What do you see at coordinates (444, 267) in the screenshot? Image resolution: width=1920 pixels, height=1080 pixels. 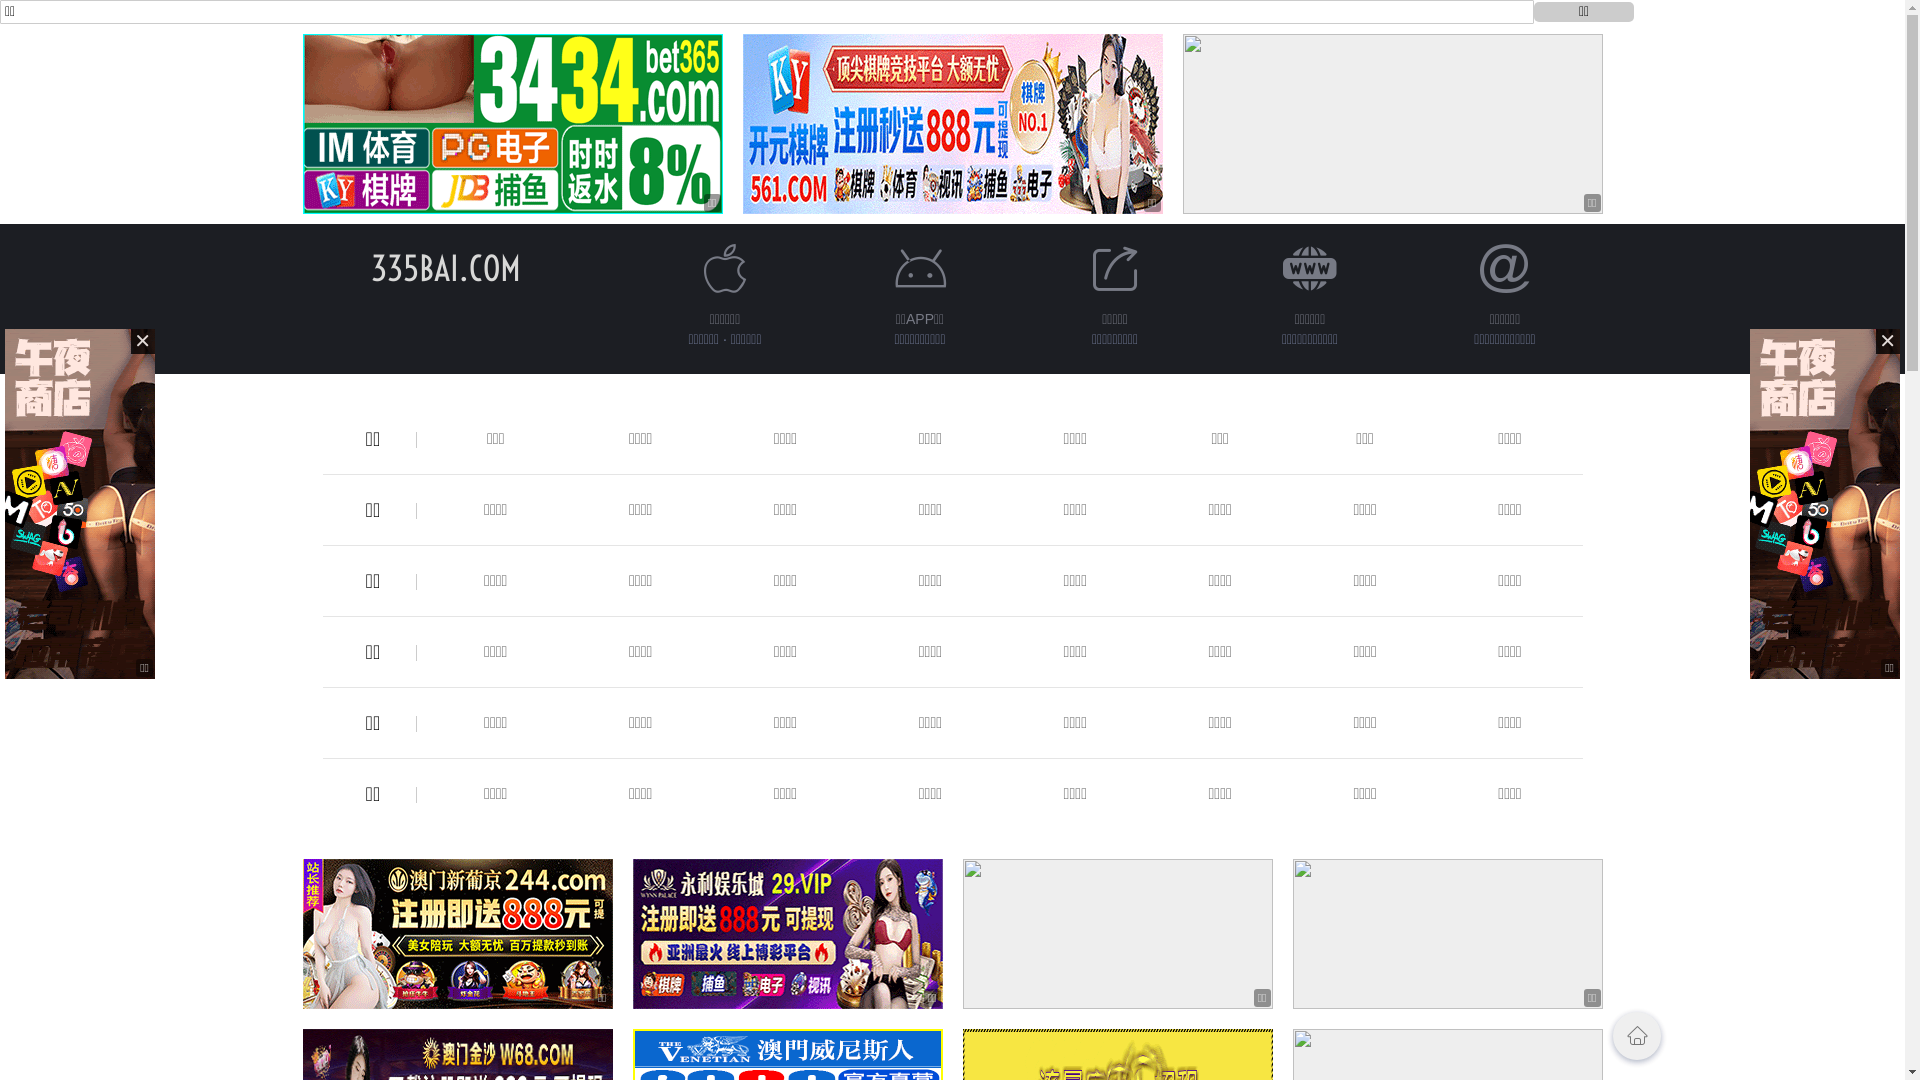 I see `'335BAI.COM'` at bounding box center [444, 267].